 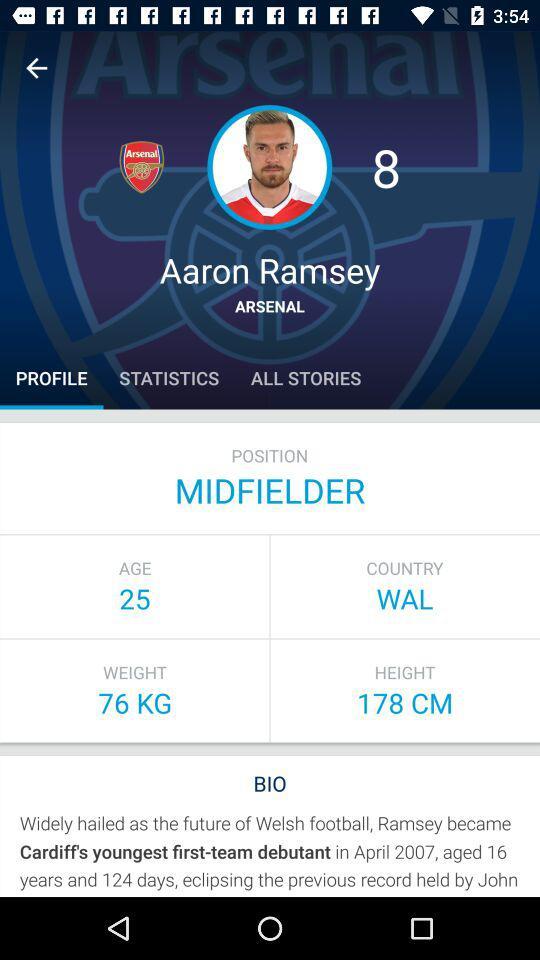 What do you see at coordinates (36, 68) in the screenshot?
I see `back one` at bounding box center [36, 68].